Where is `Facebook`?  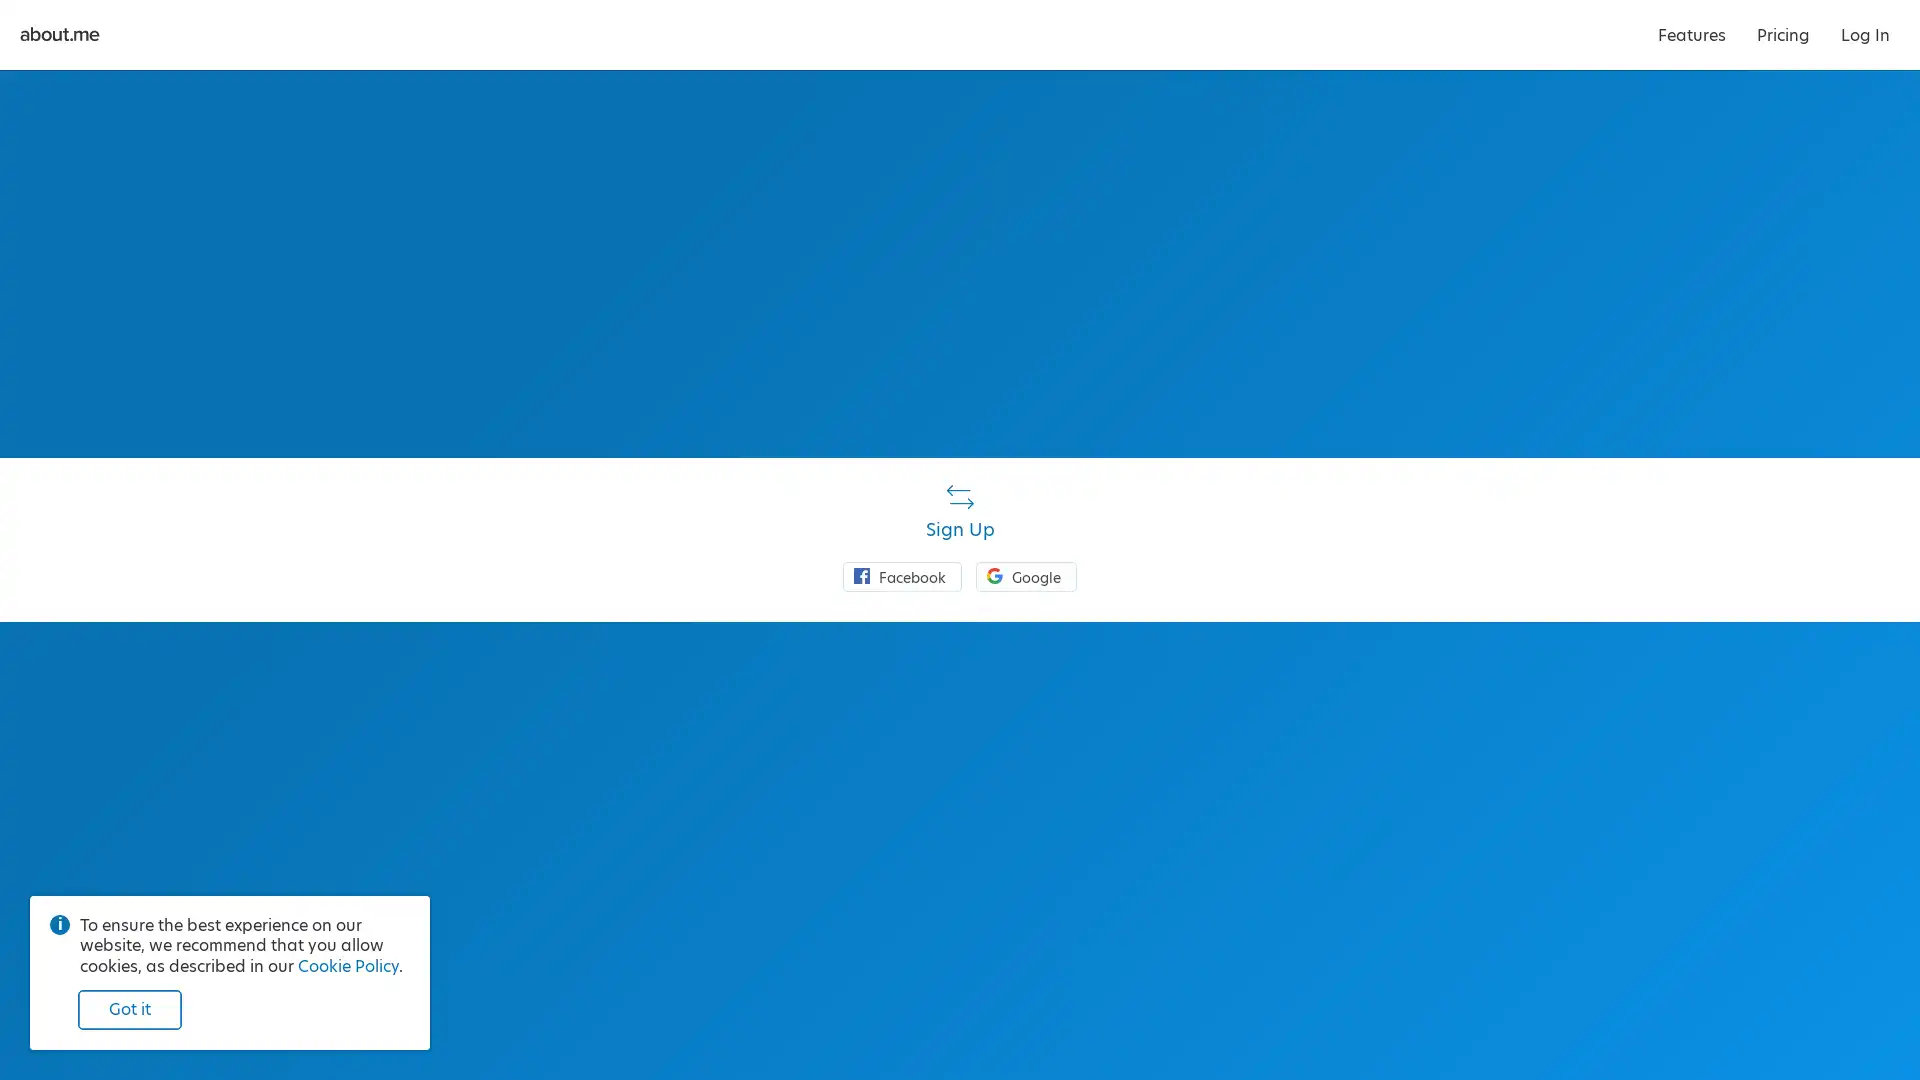
Facebook is located at coordinates (901, 575).